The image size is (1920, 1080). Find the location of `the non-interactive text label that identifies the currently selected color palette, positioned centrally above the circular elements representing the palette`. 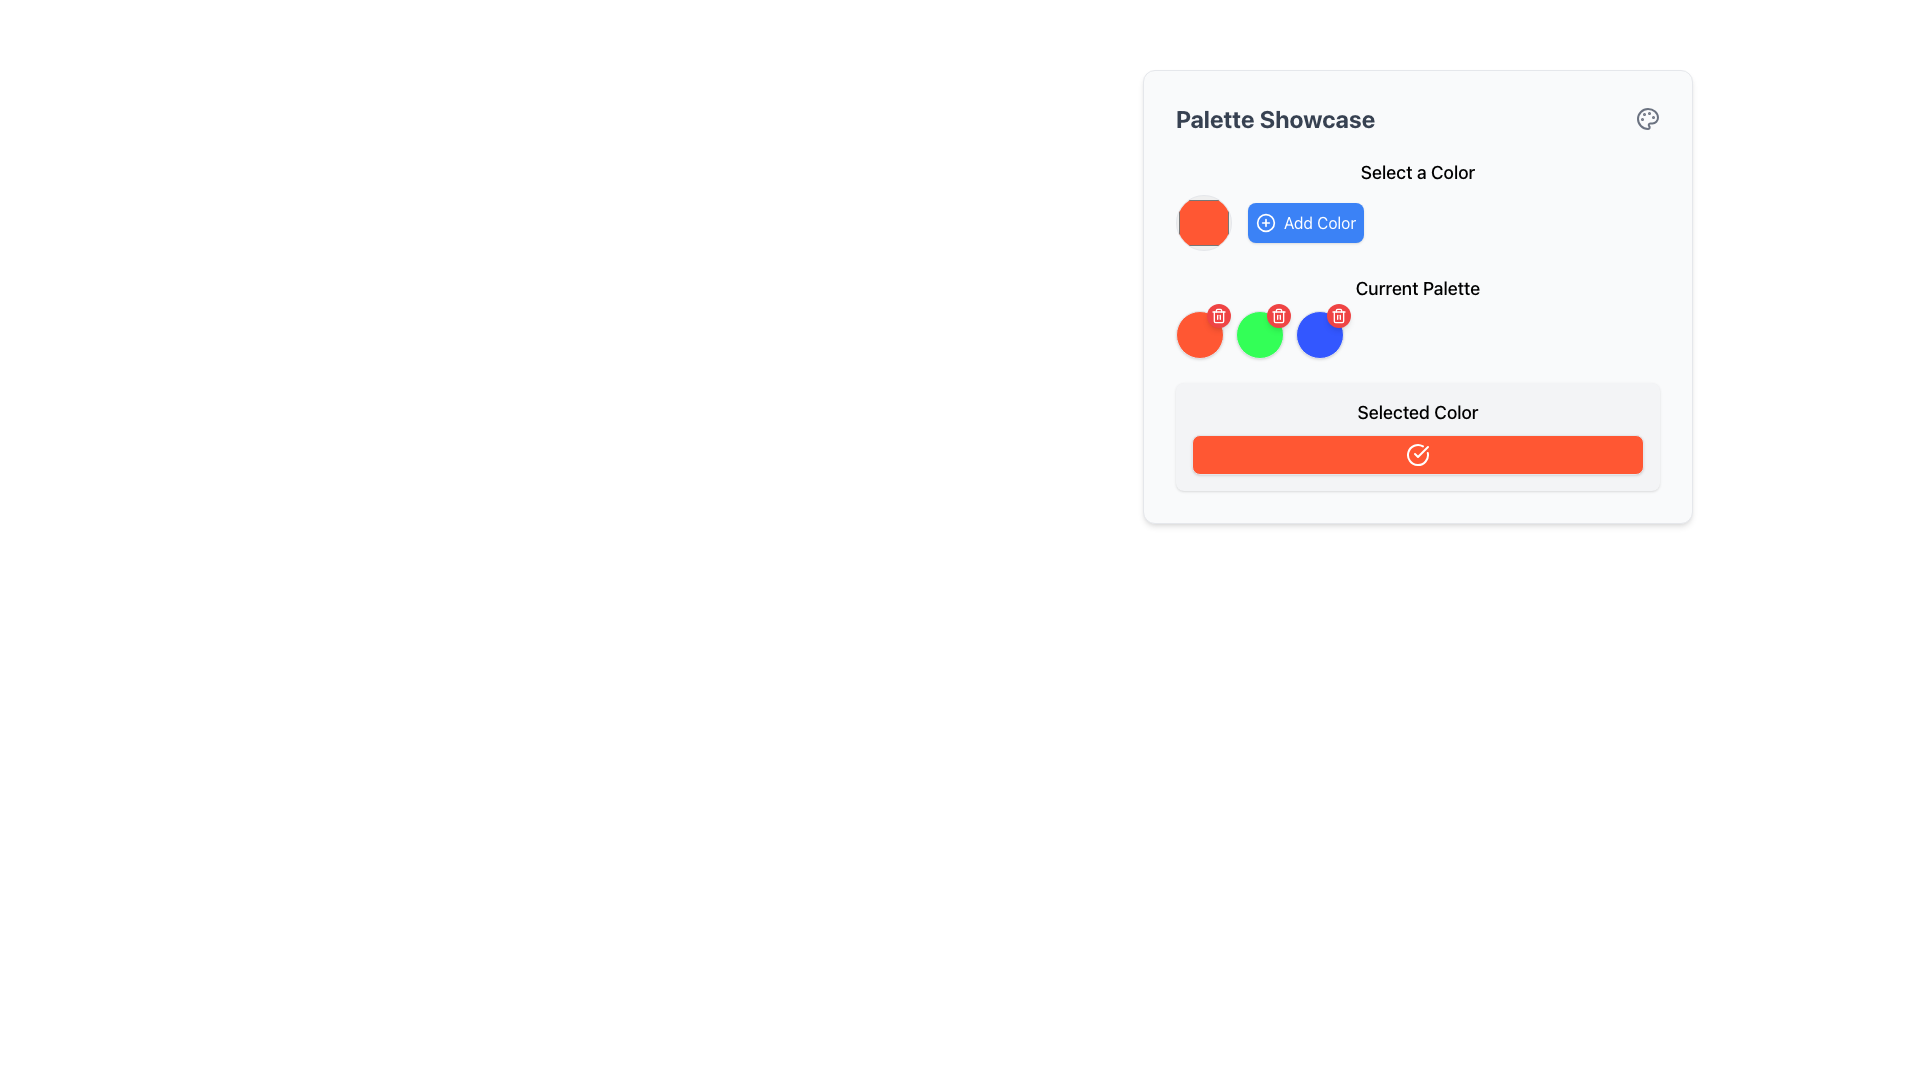

the non-interactive text label that identifies the currently selected color palette, positioned centrally above the circular elements representing the palette is located at coordinates (1416, 289).